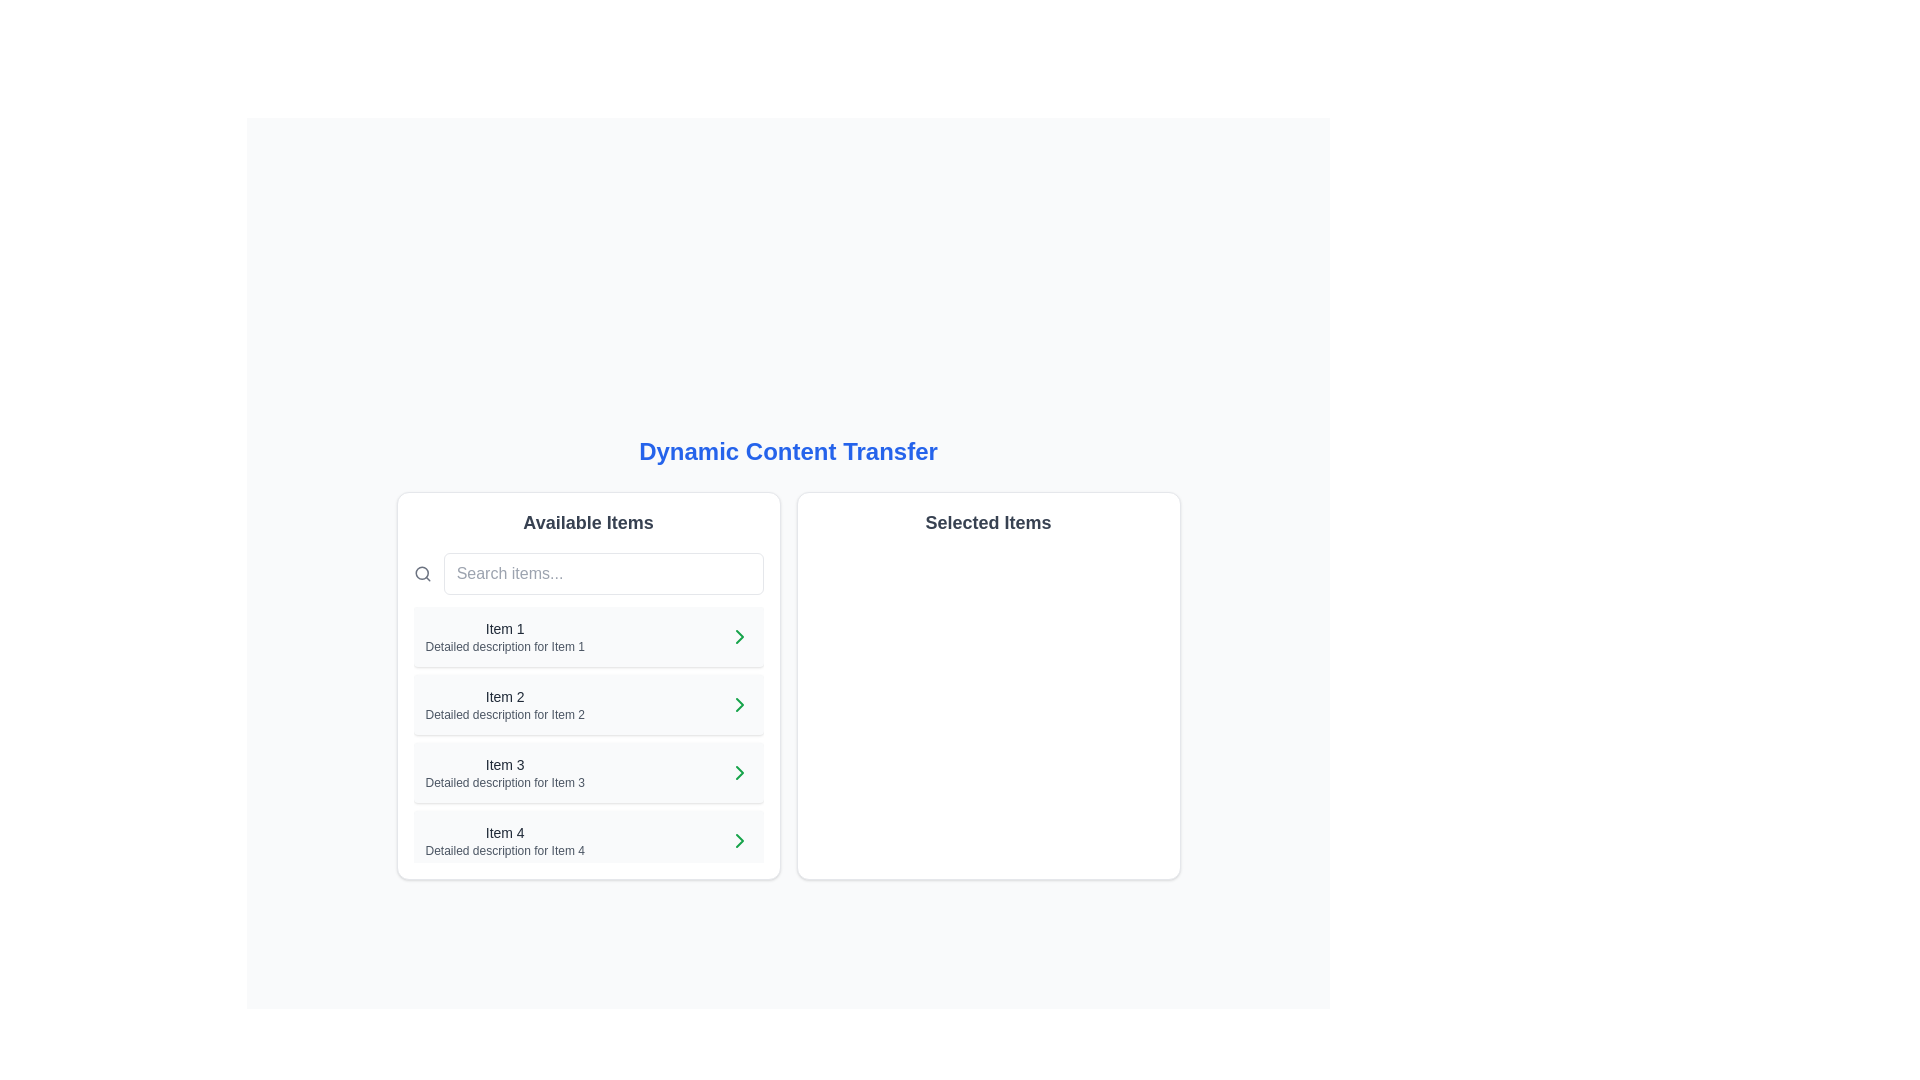 The image size is (1920, 1080). I want to click on the text block that displays 'Item 4' and its detailed description in the 'Available Items' section on the left side of the interface, so click(505, 840).